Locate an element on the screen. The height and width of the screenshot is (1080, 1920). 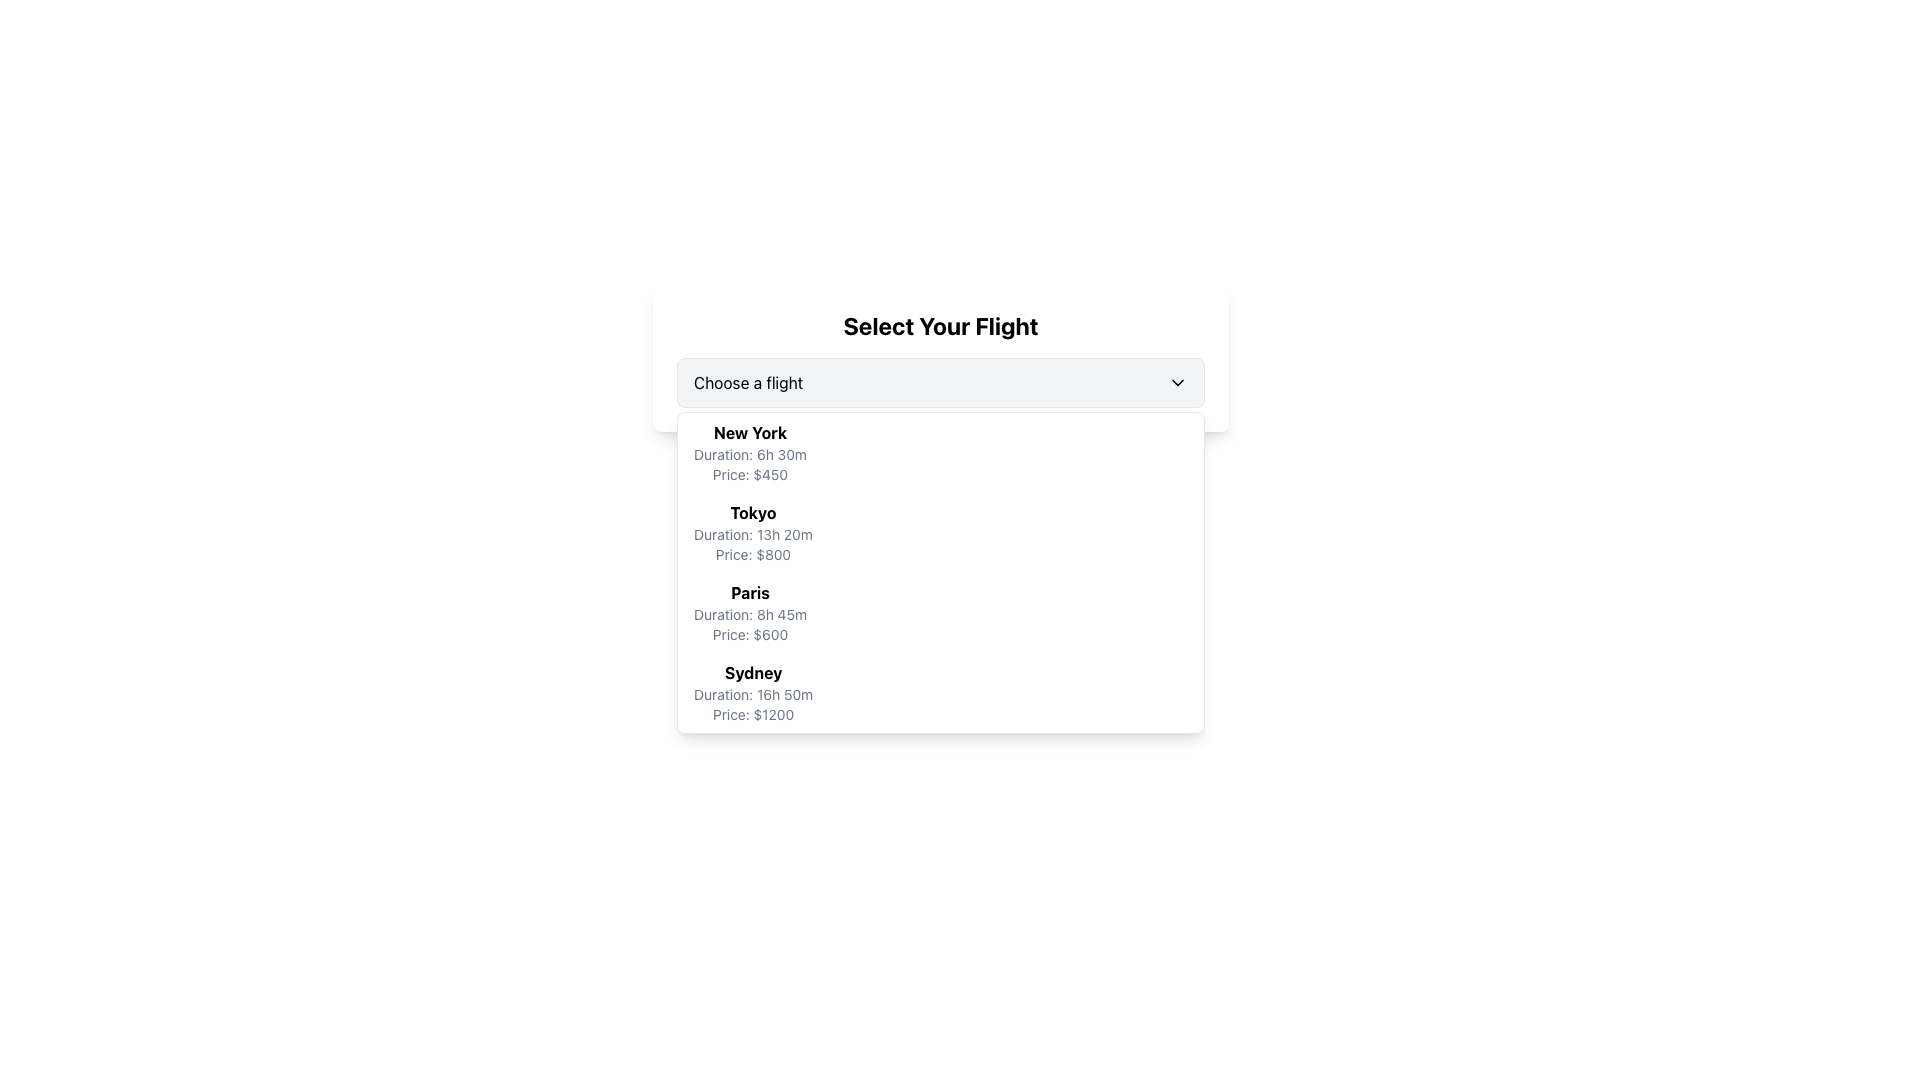
the third flight option in the dropdown list titled 'Select Your Flight' which displays information about a trip to Paris is located at coordinates (939, 612).